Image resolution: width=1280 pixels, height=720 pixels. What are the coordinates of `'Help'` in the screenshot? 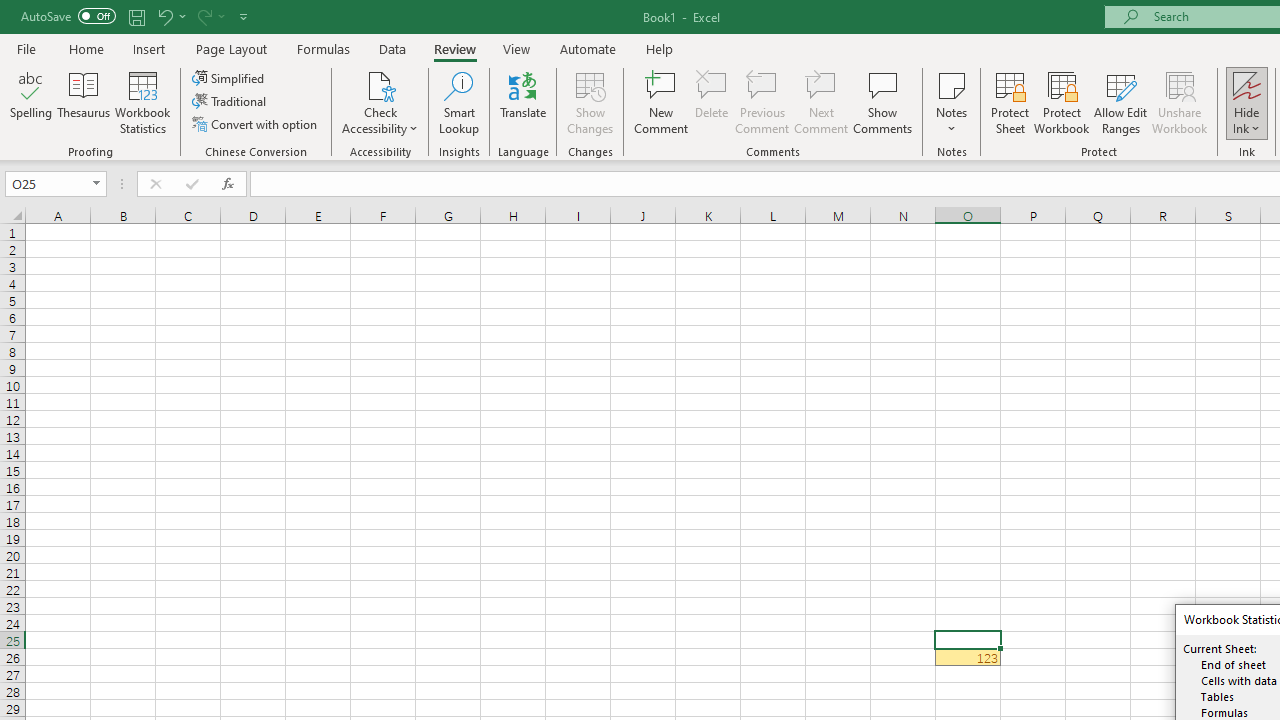 It's located at (660, 48).